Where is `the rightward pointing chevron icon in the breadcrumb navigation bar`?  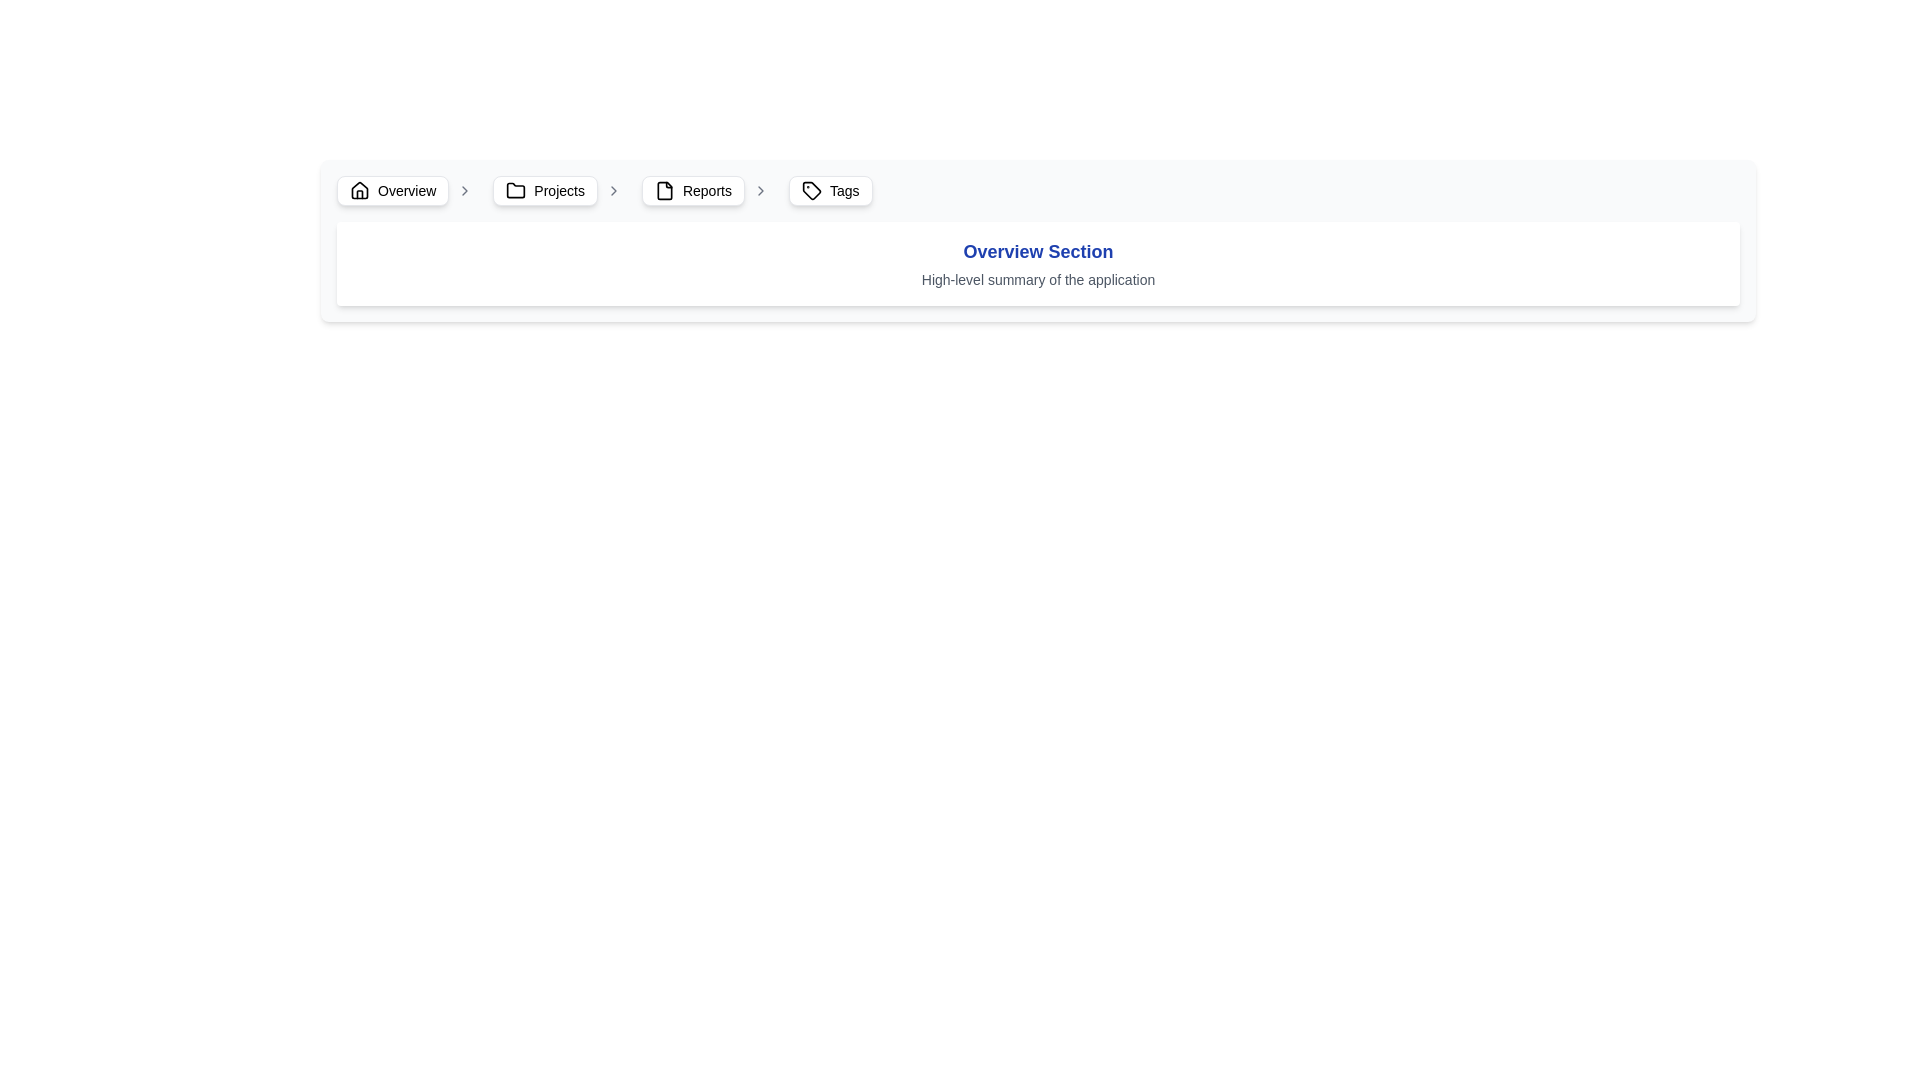
the rightward pointing chevron icon in the breadcrumb navigation bar is located at coordinates (464, 191).